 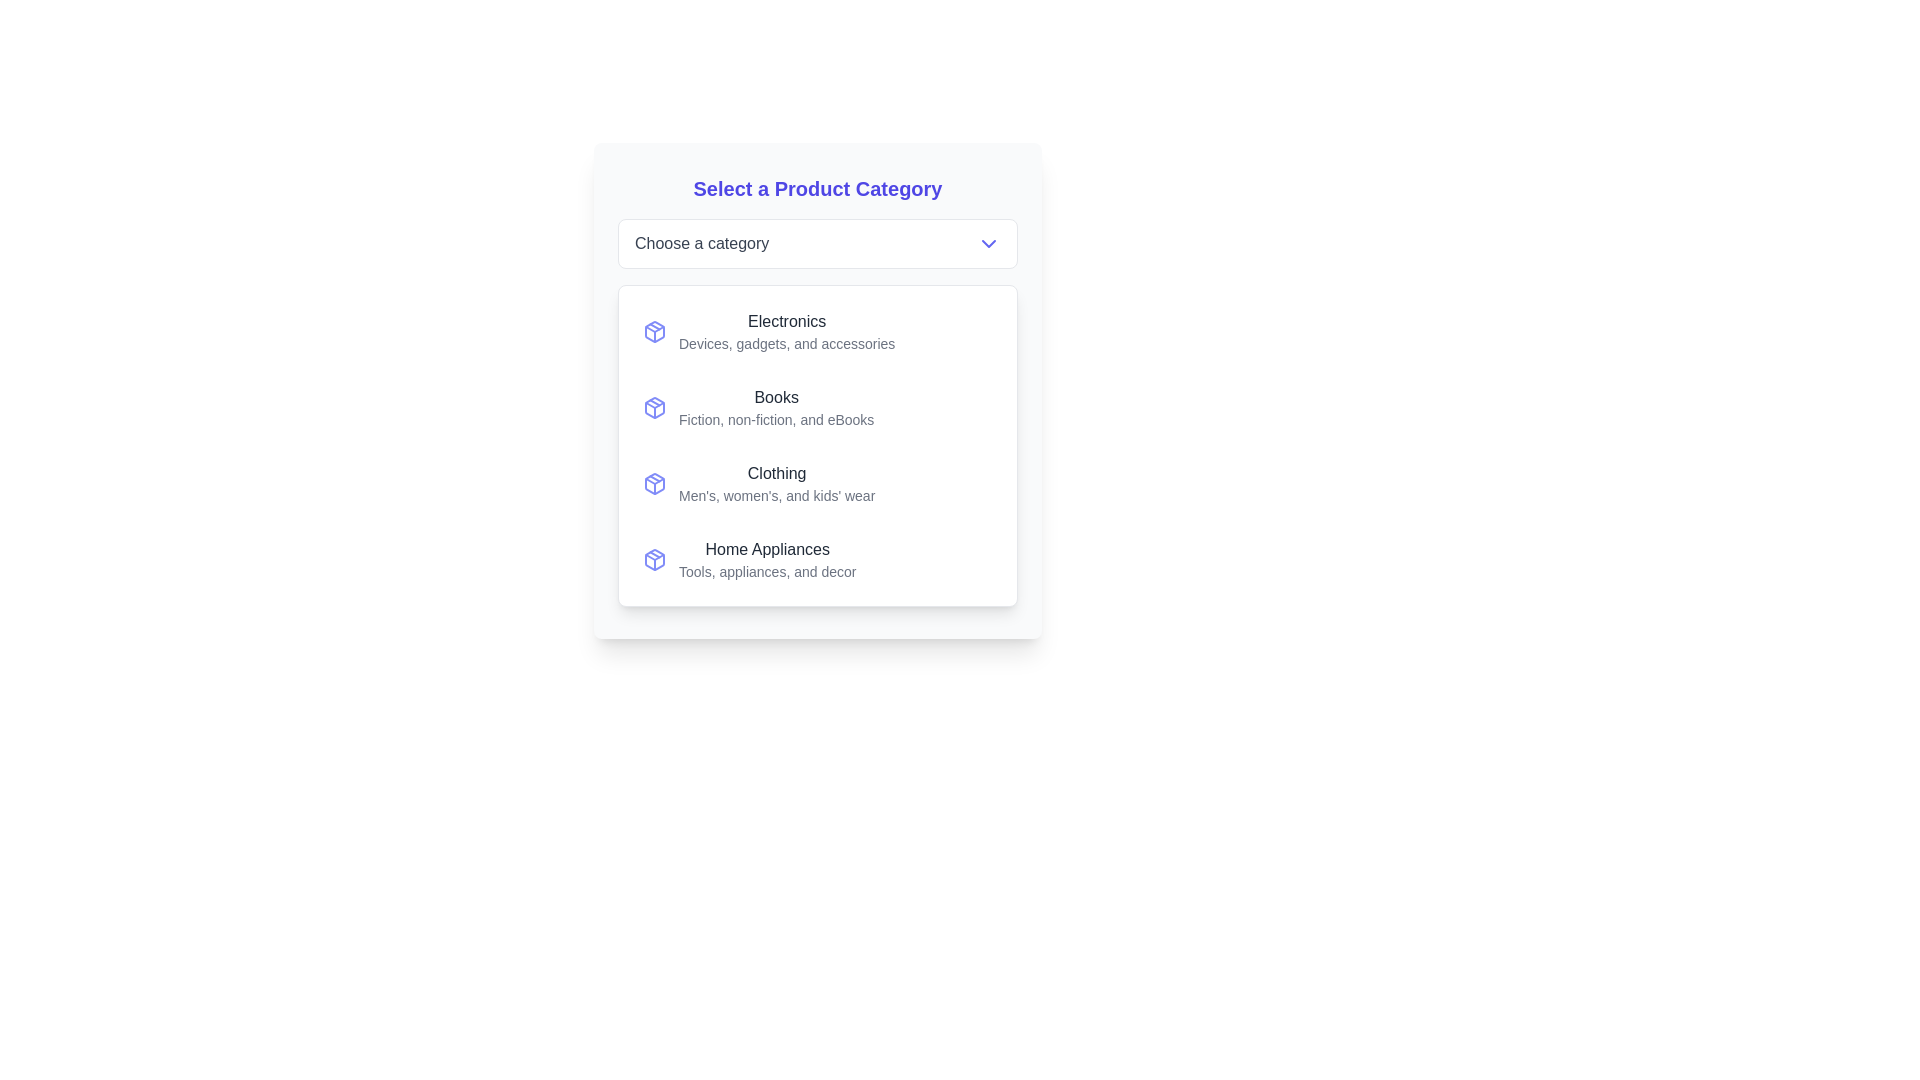 What do you see at coordinates (654, 330) in the screenshot?
I see `the SVG element representing the 'Electronics' category in the dropdown menu, which is located adjacent to the text 'Electronics'` at bounding box center [654, 330].